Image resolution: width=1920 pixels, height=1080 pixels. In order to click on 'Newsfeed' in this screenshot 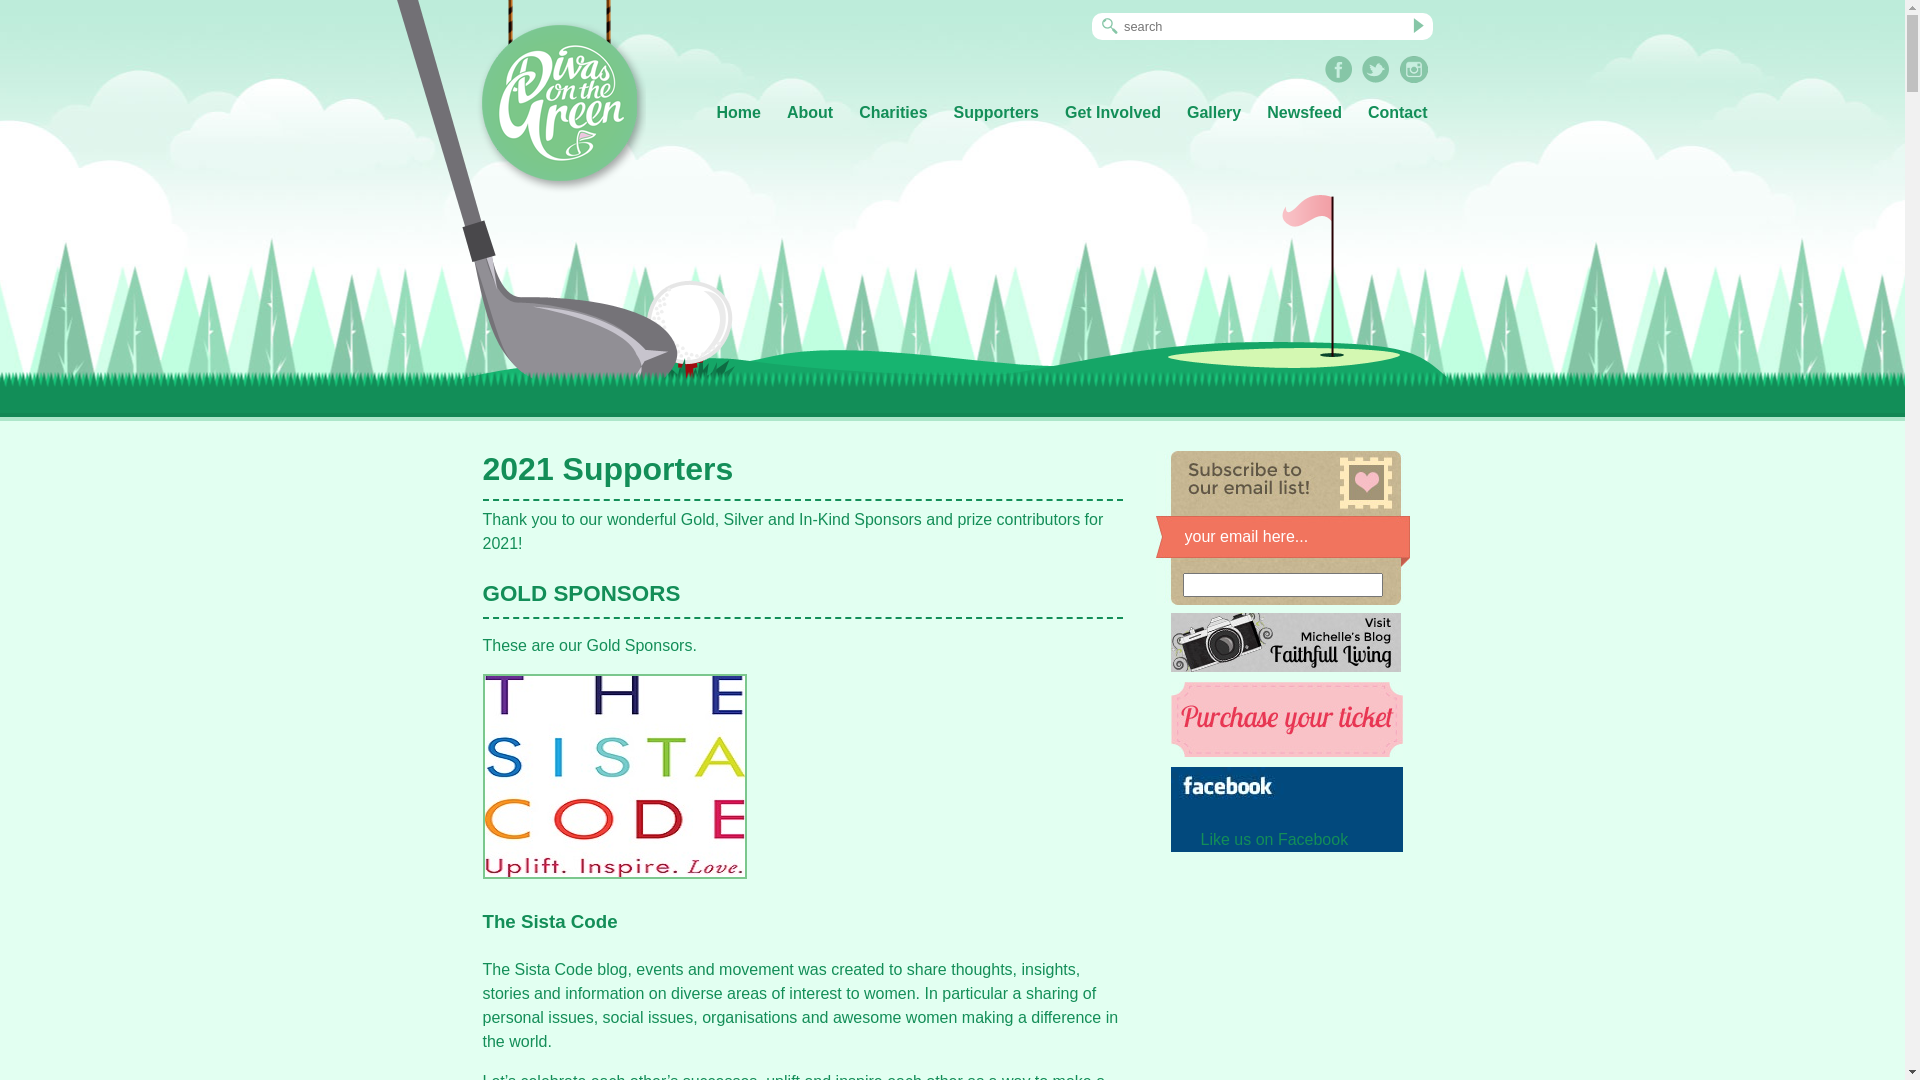, I will do `click(1304, 112)`.